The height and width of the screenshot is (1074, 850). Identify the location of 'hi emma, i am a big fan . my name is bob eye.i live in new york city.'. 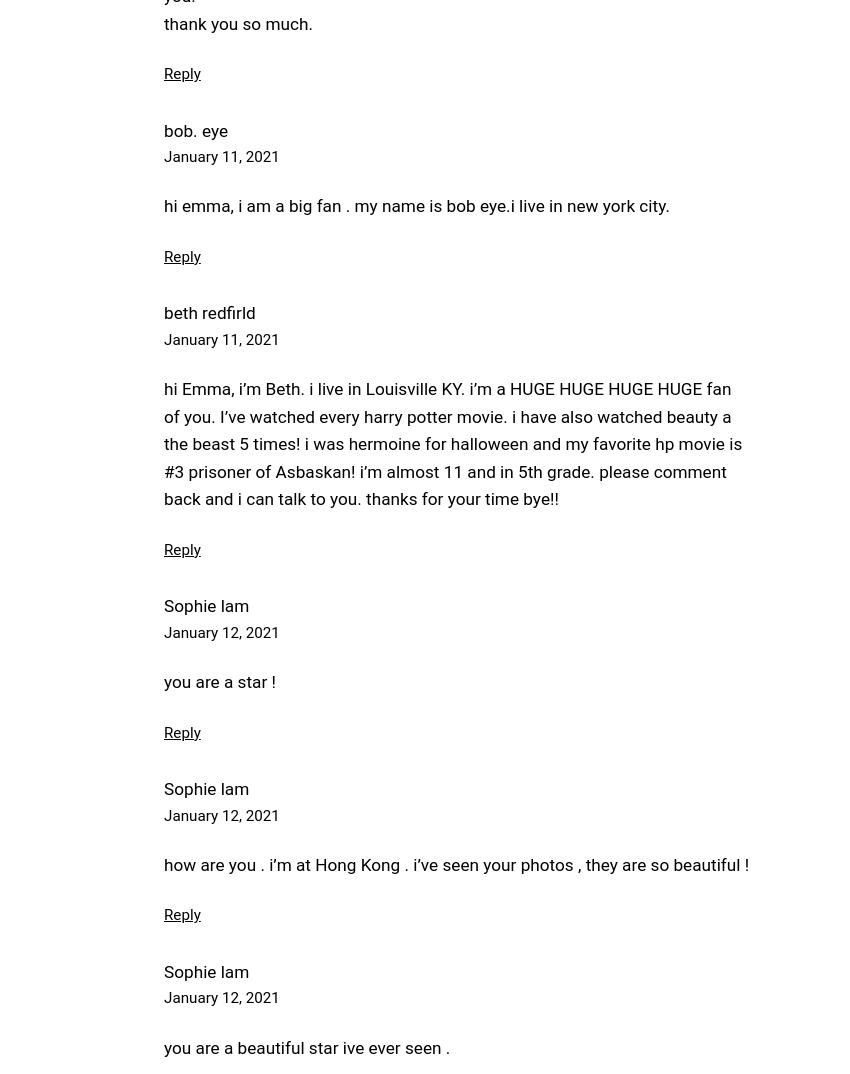
(416, 205).